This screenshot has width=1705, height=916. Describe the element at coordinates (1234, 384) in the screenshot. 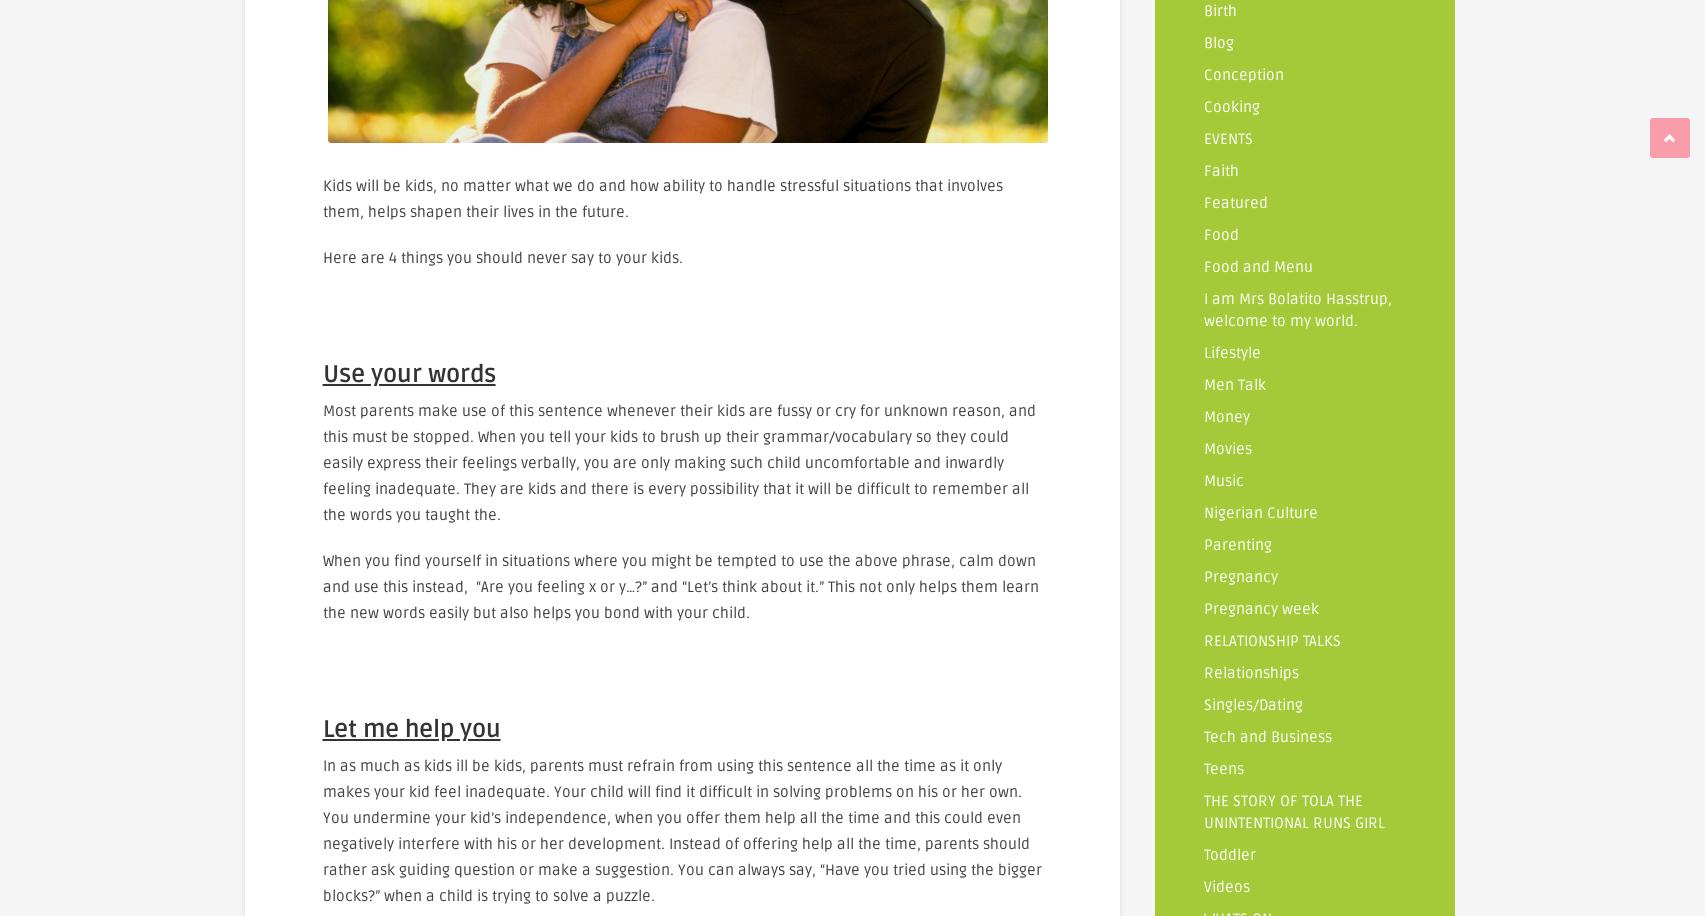

I see `'Men Talk'` at that location.